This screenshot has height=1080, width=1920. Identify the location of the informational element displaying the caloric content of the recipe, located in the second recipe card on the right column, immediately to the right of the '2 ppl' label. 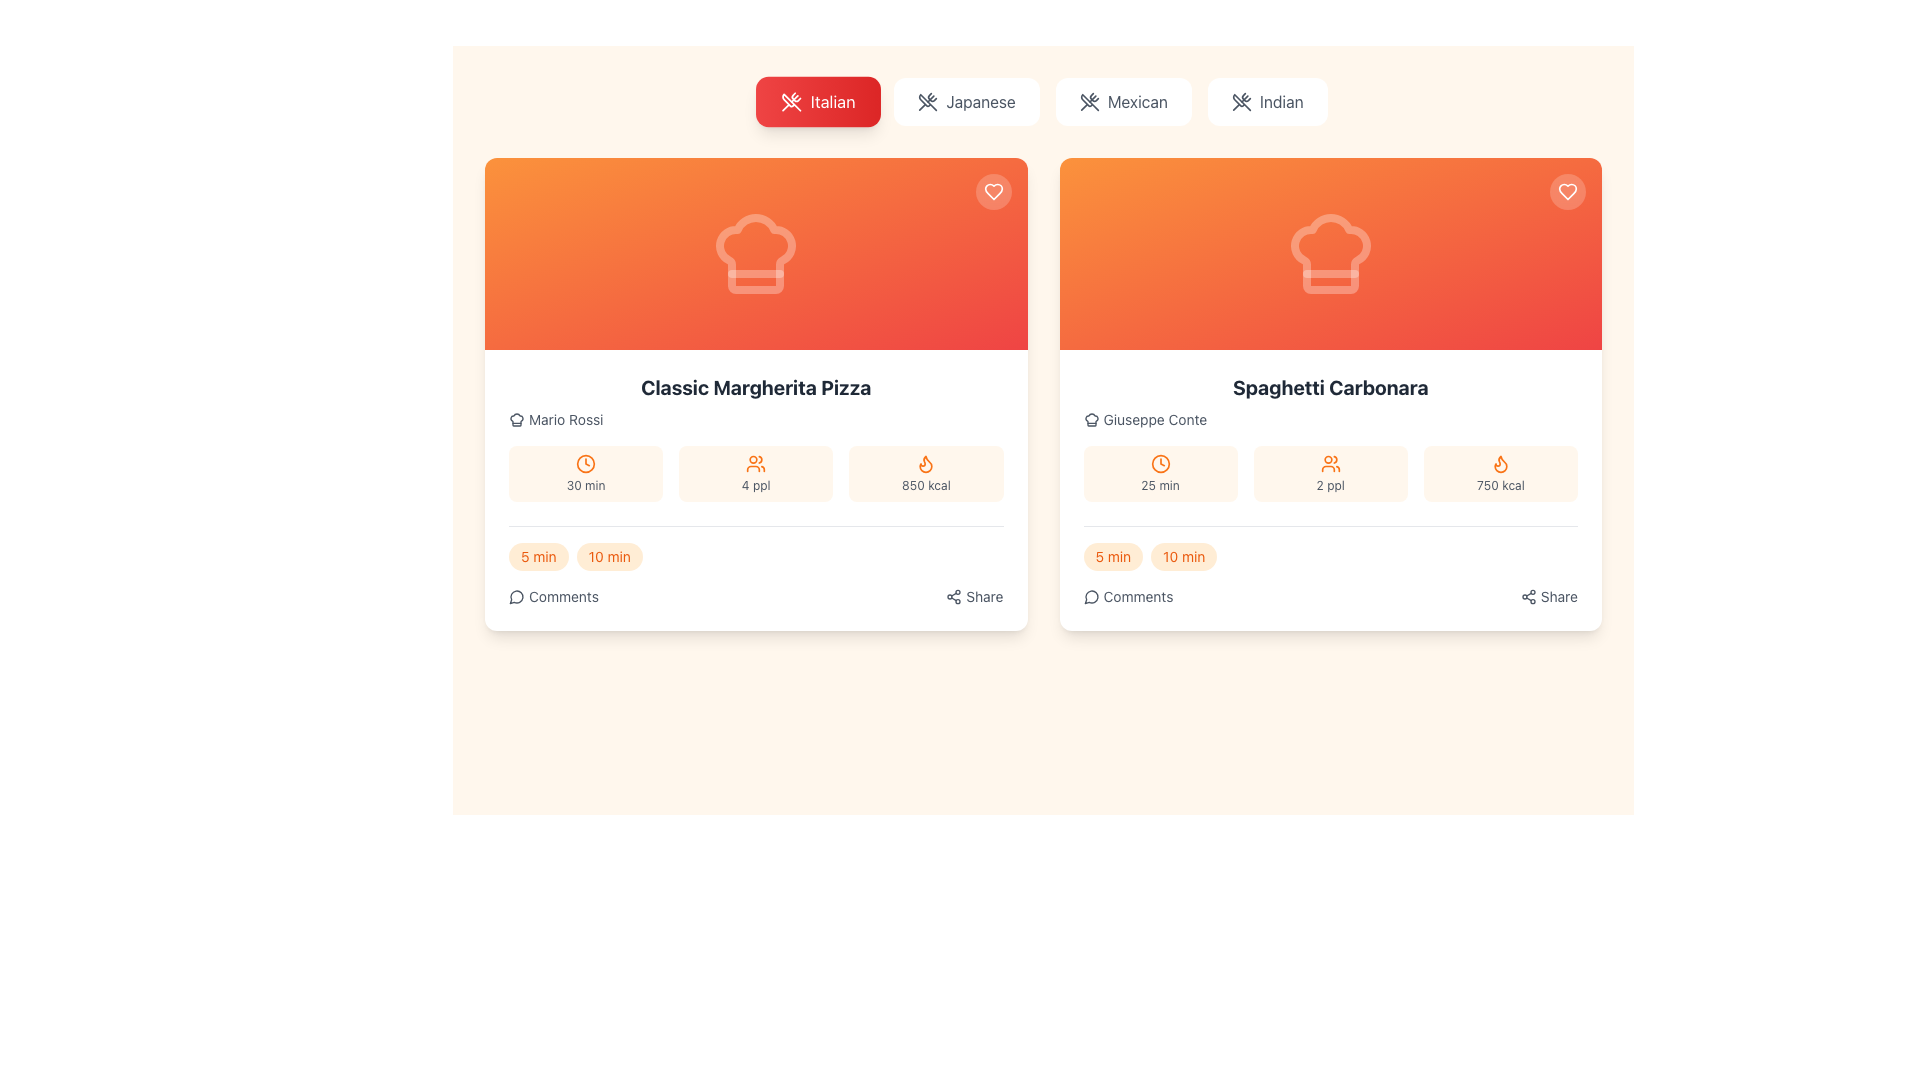
(1500, 474).